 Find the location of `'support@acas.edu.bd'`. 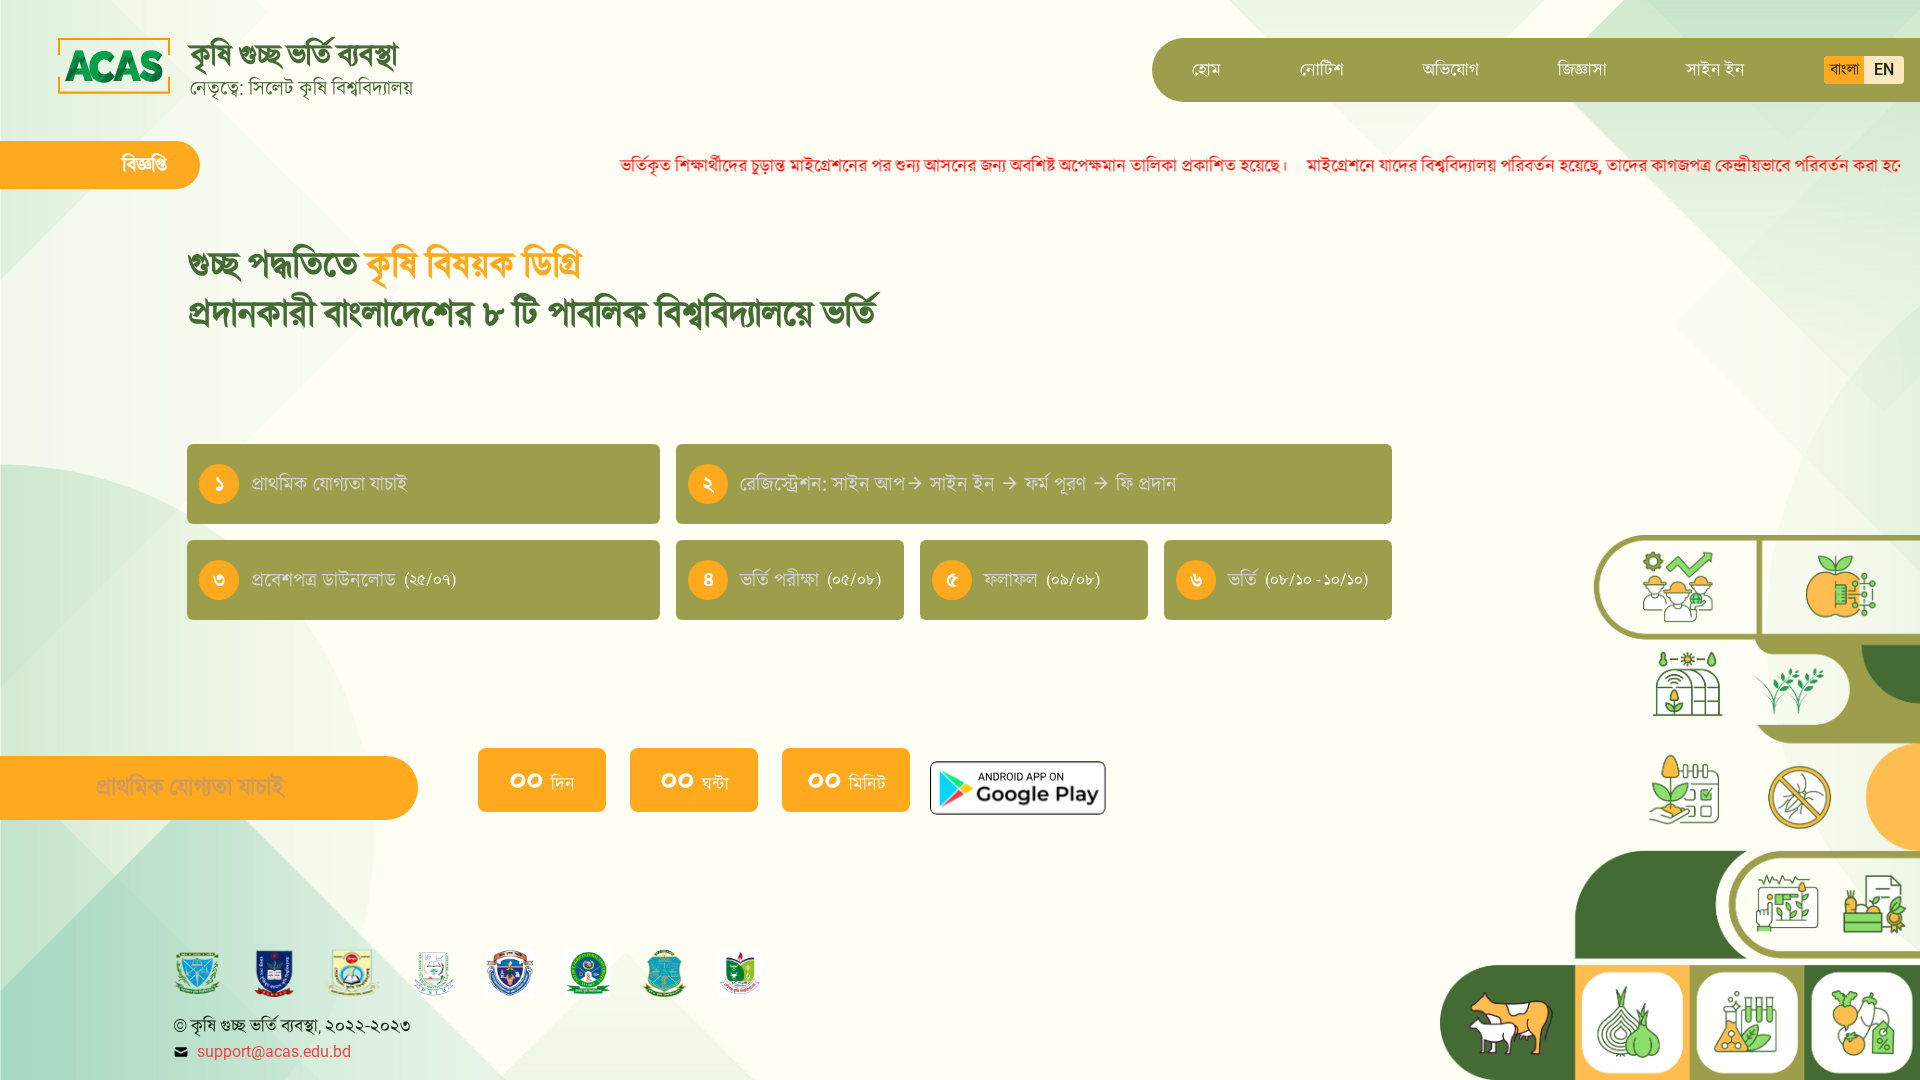

'support@acas.edu.bd' is located at coordinates (272, 1051).